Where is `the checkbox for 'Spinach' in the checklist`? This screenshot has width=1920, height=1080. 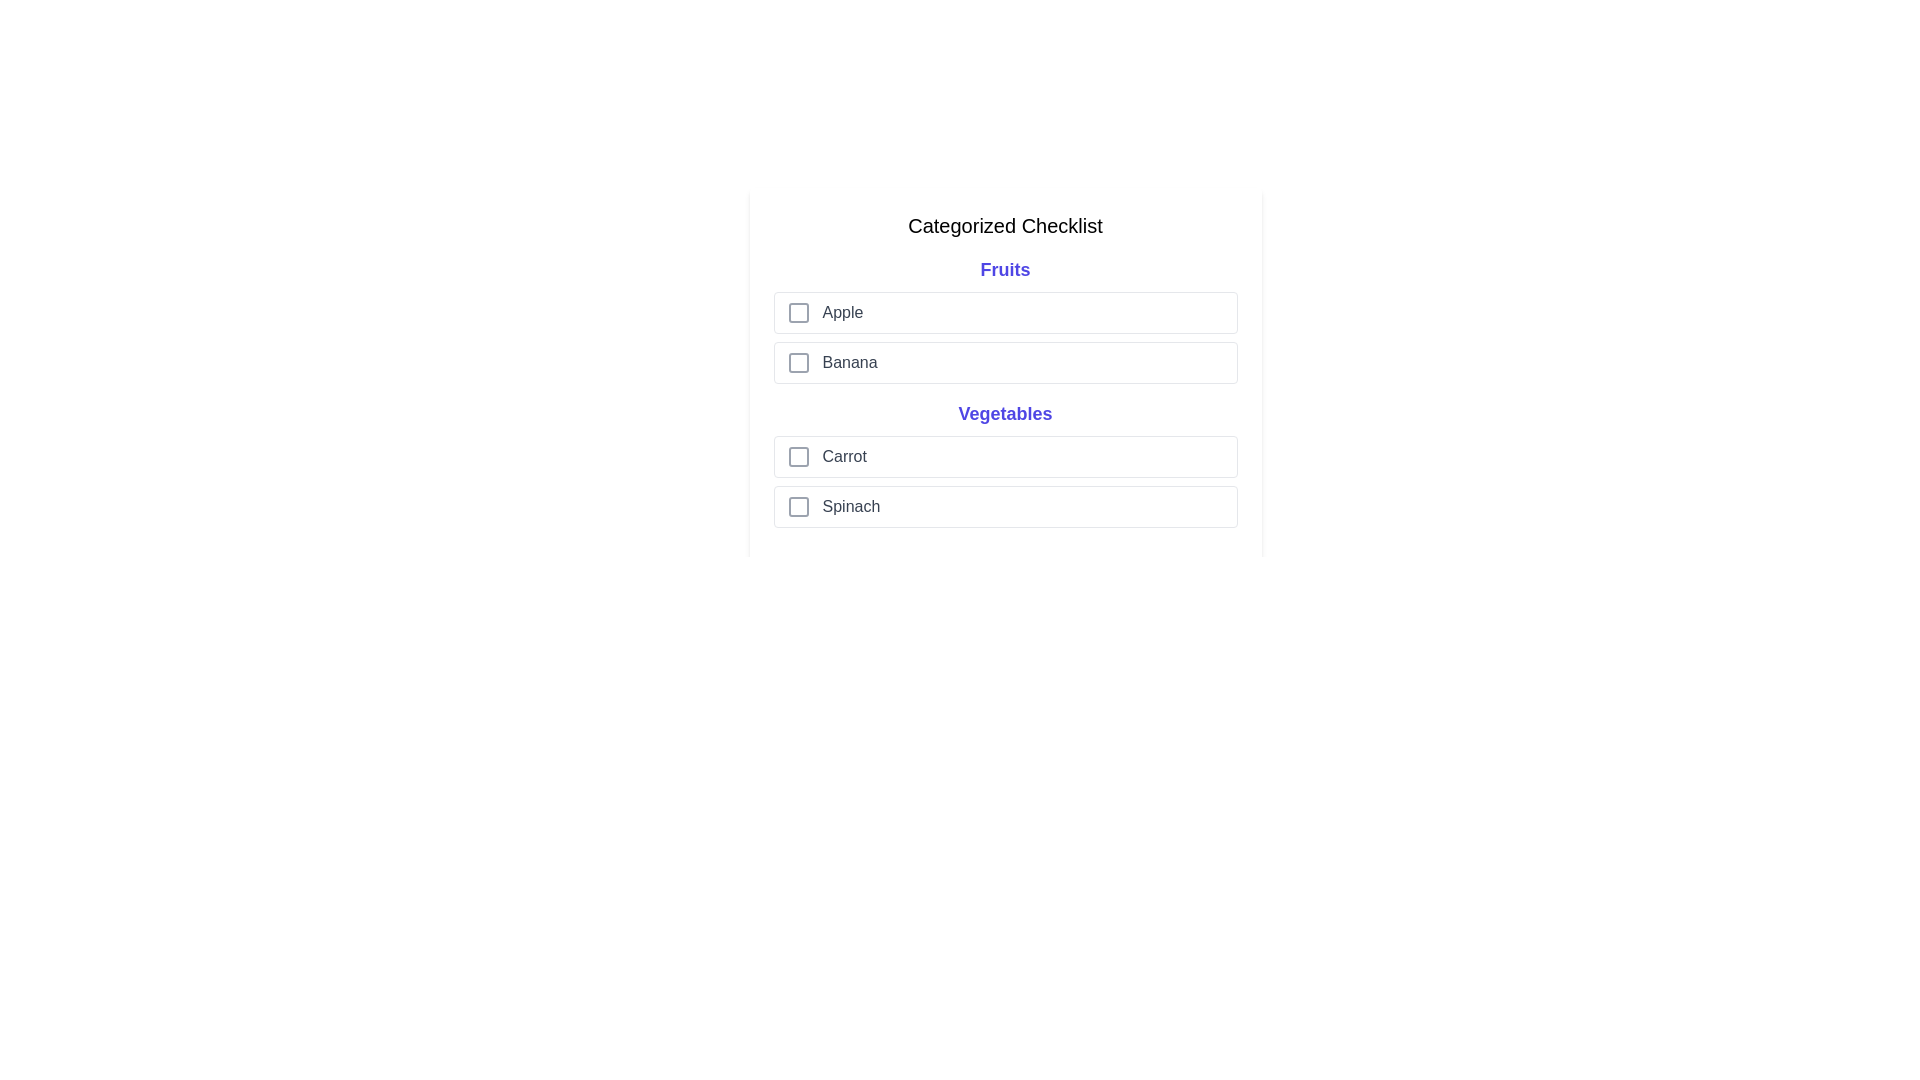
the checkbox for 'Spinach' in the checklist is located at coordinates (797, 505).